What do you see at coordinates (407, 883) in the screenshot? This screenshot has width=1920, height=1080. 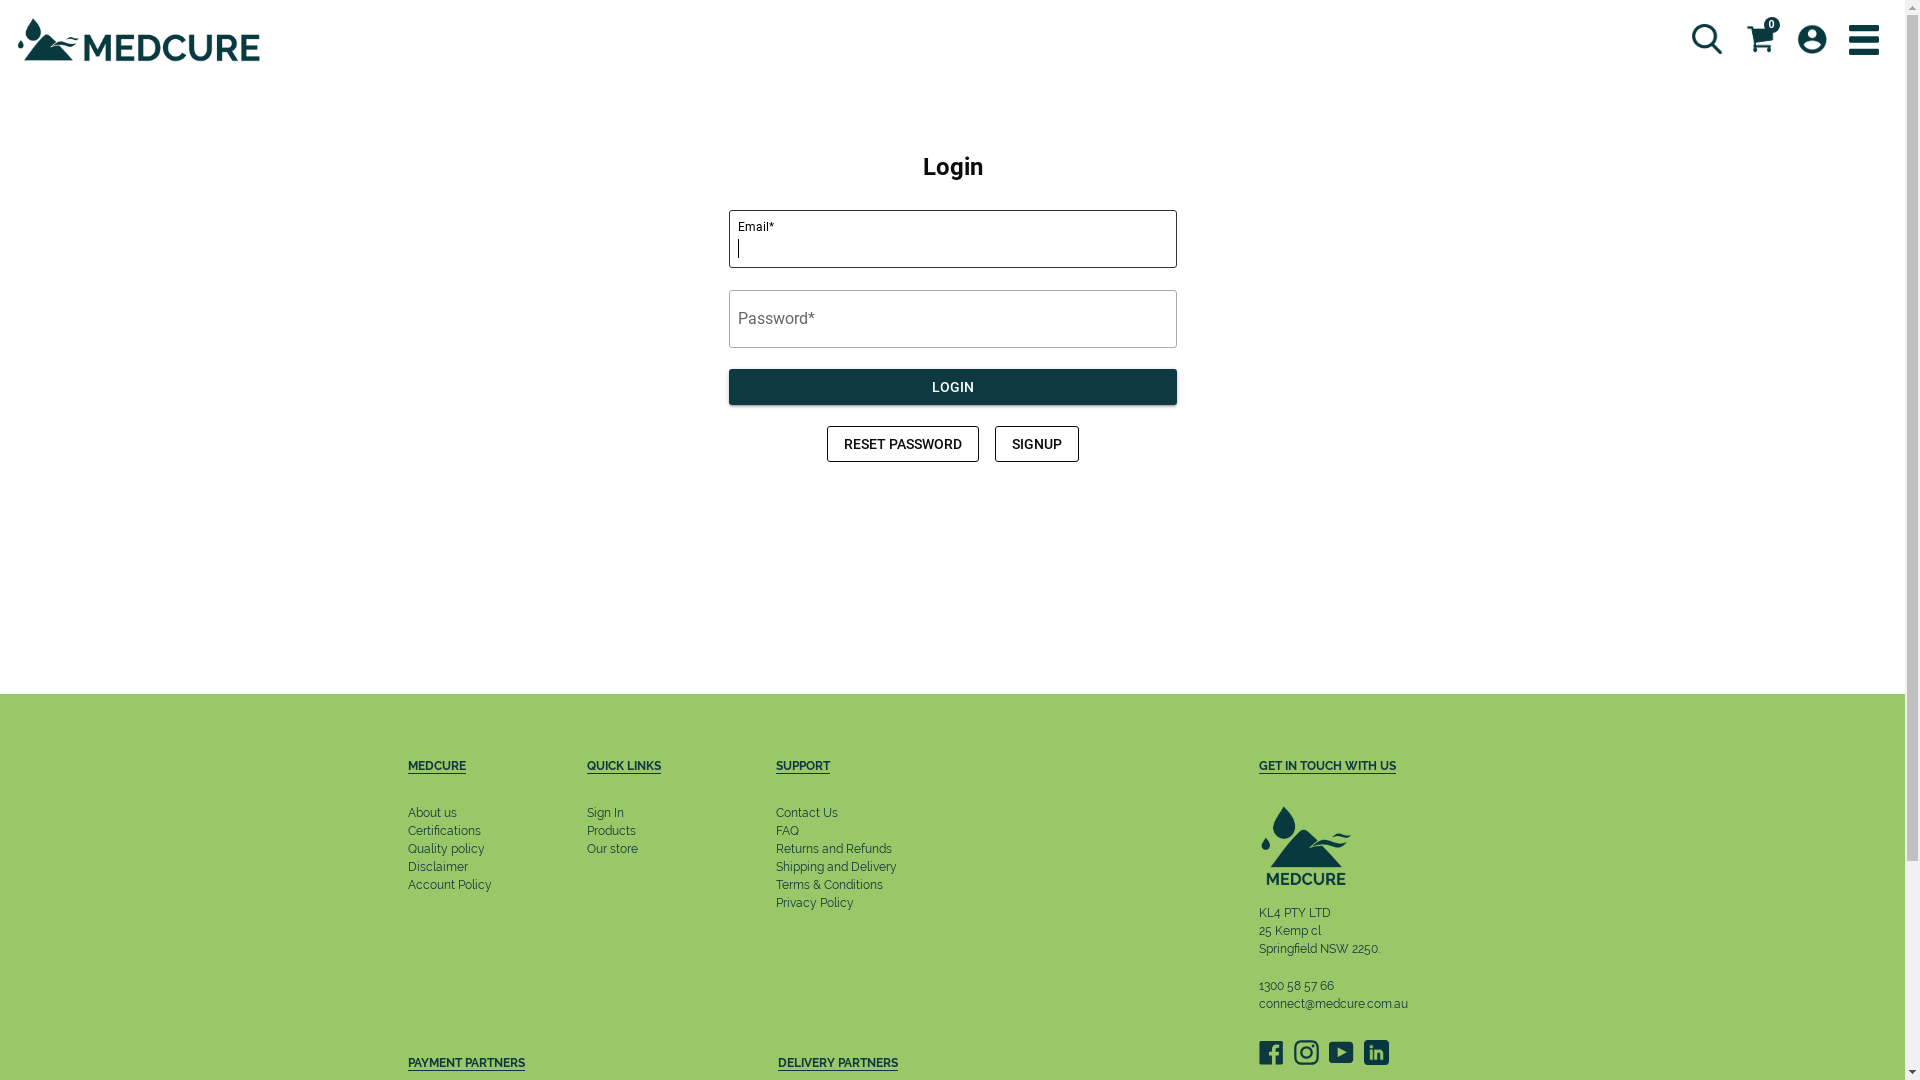 I see `'Account Policy'` at bounding box center [407, 883].